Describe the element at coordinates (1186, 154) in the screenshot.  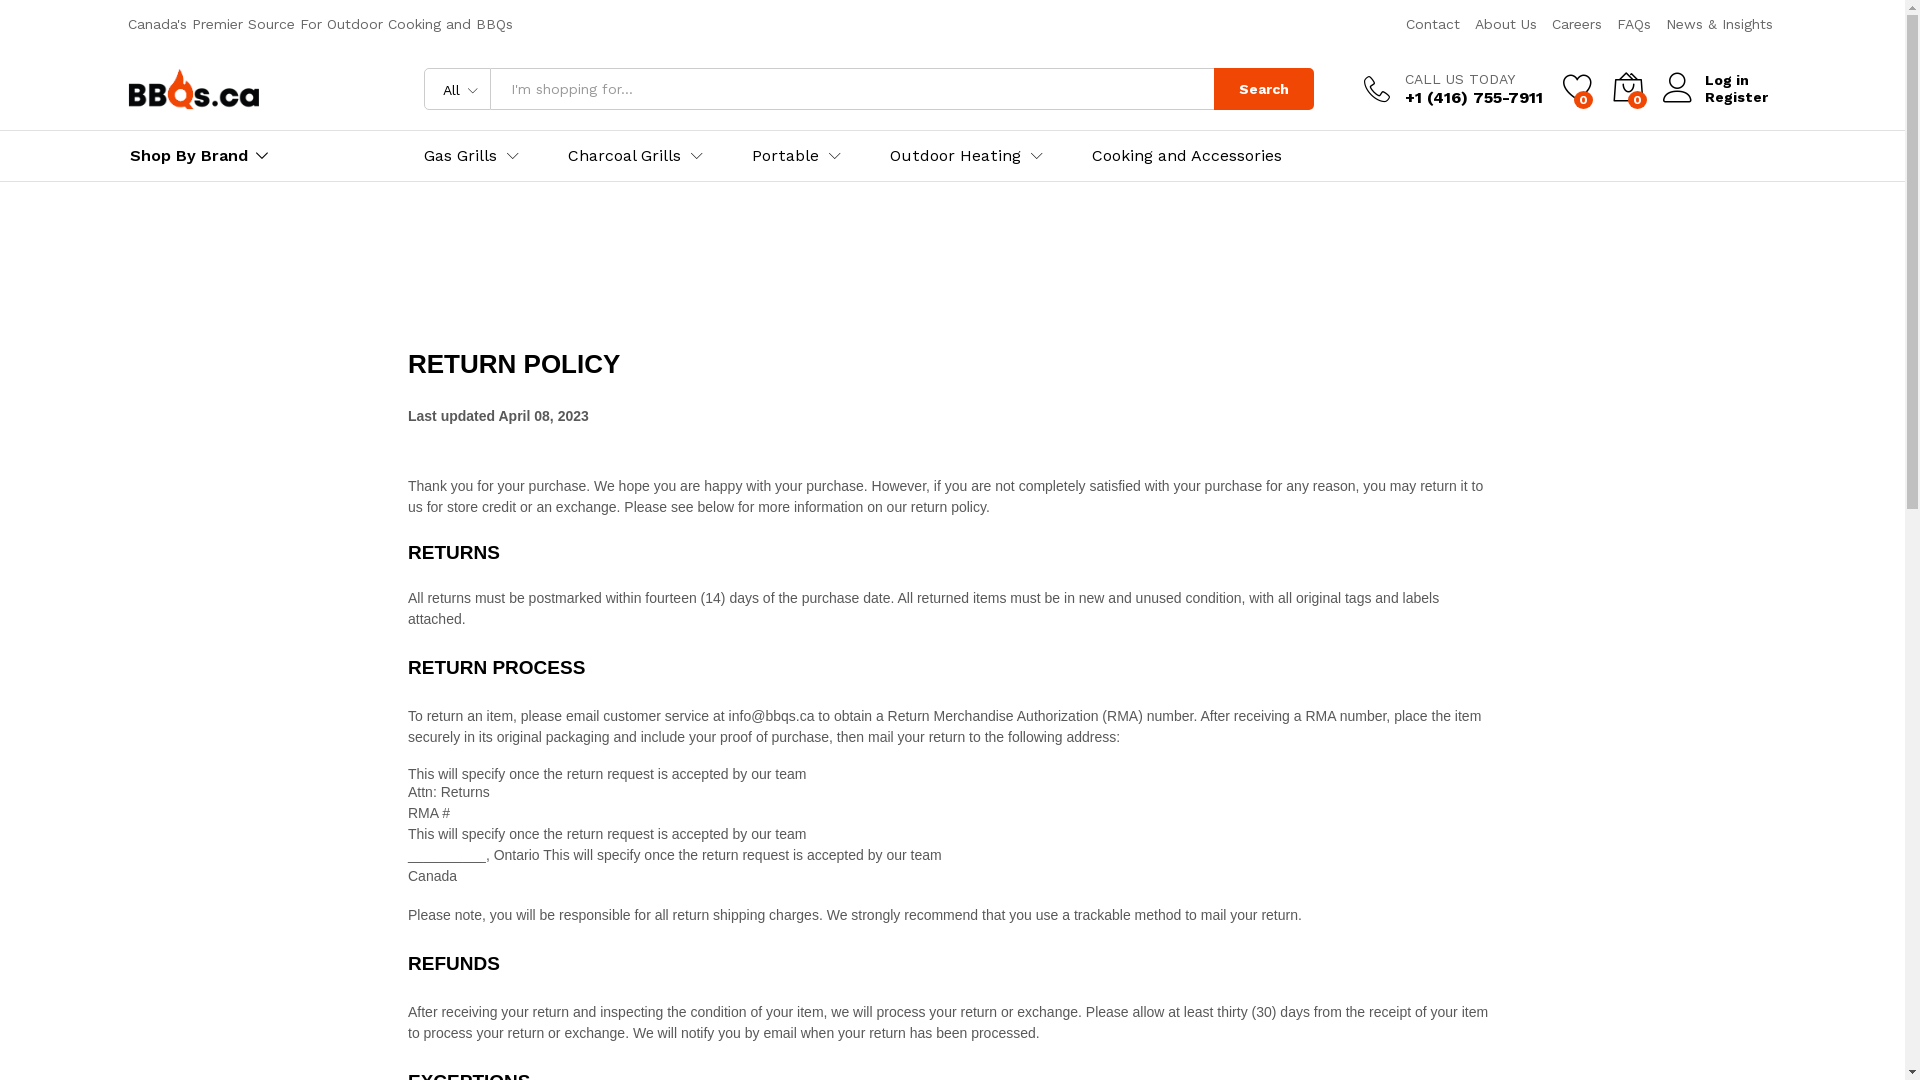
I see `'Cooking and Accessories'` at that location.